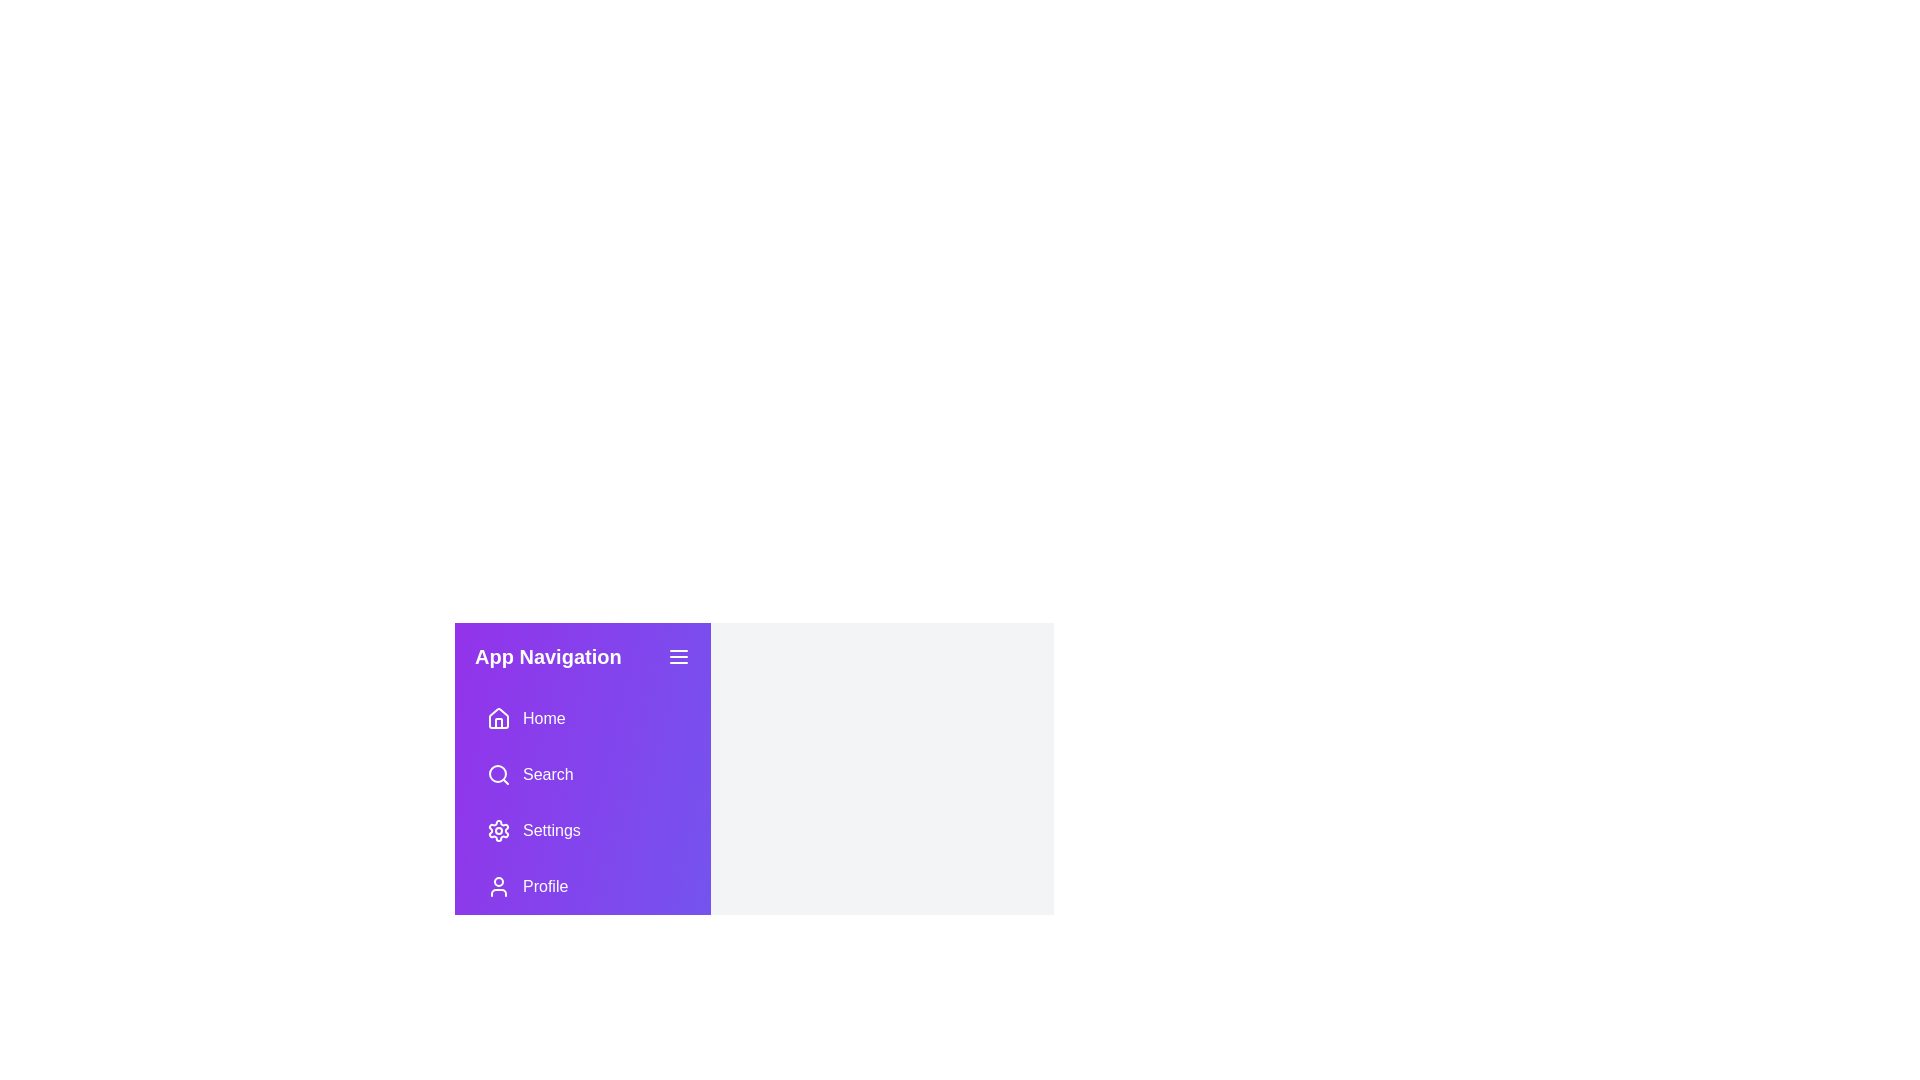  Describe the element at coordinates (581, 717) in the screenshot. I see `the Home button in the navigation drawer to navigate to the corresponding section` at that location.